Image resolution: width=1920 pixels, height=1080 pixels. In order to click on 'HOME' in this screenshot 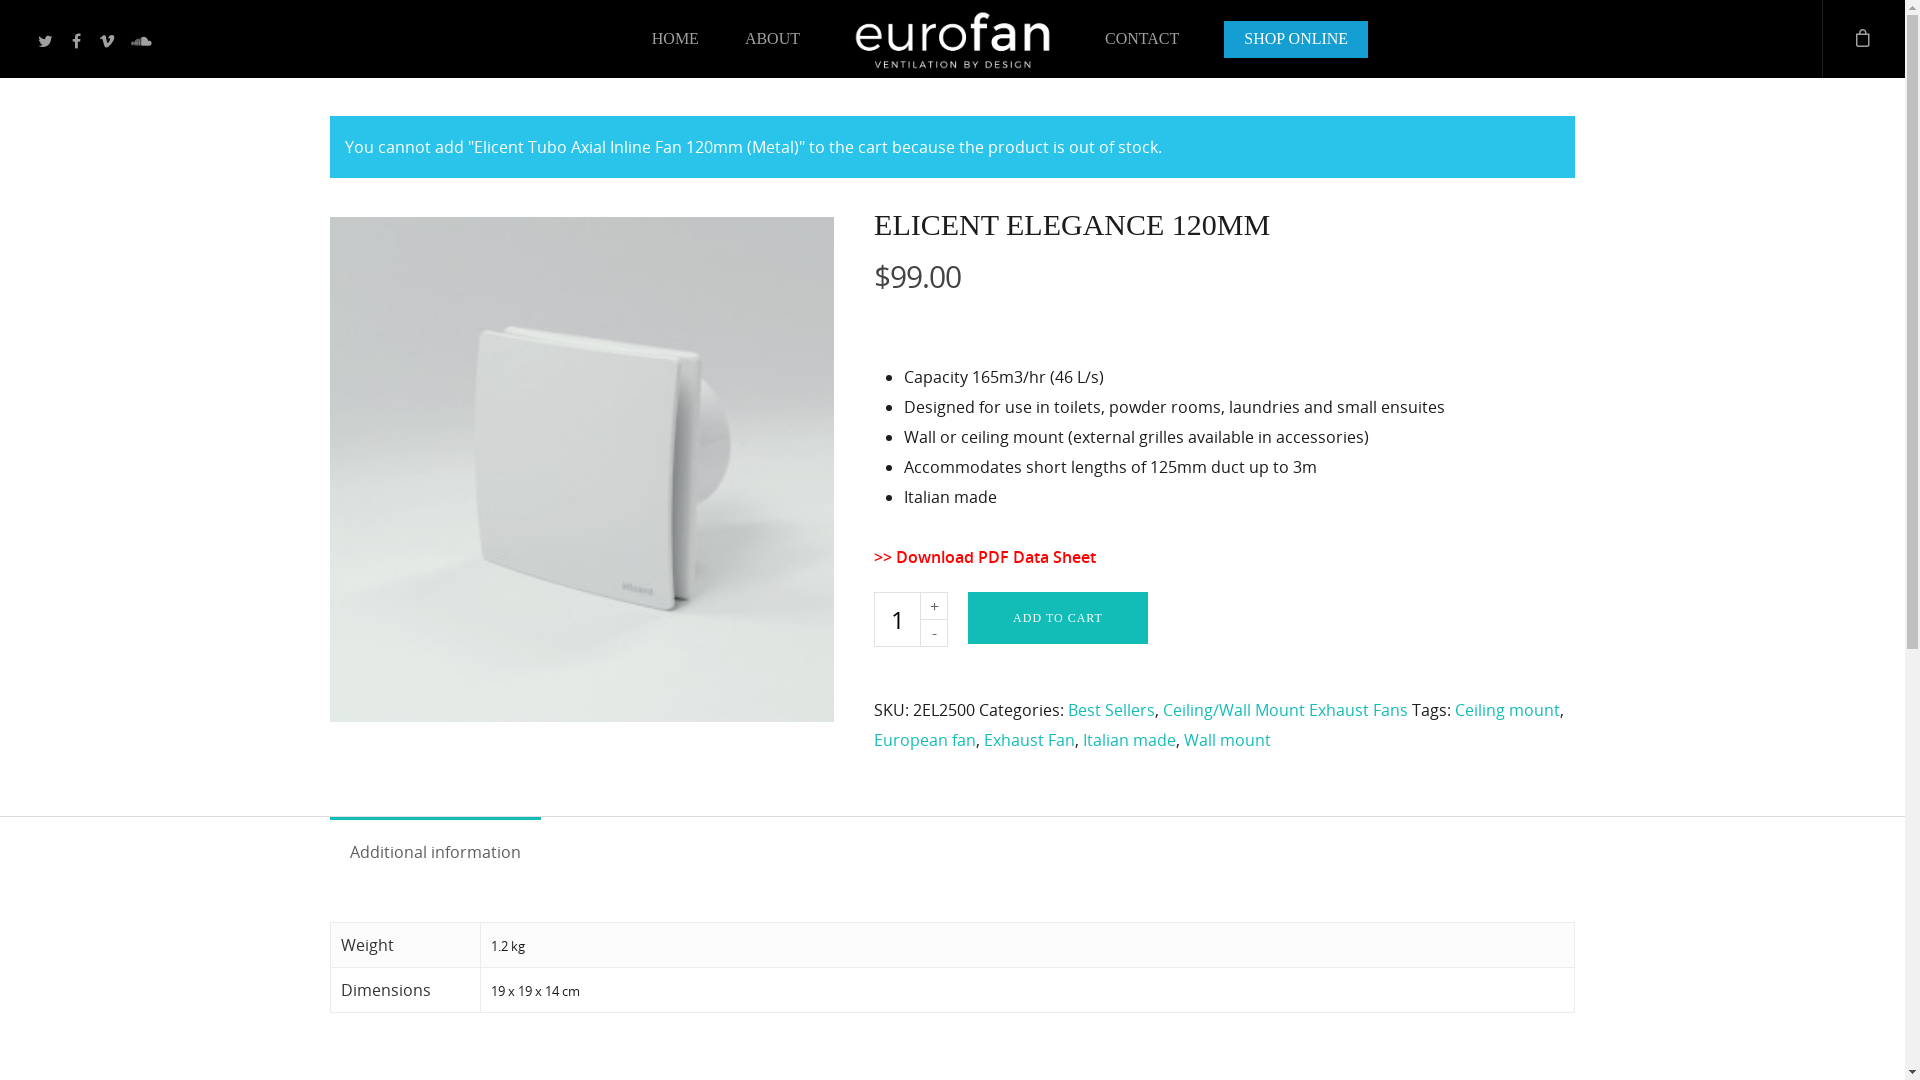, I will do `click(675, 43)`.